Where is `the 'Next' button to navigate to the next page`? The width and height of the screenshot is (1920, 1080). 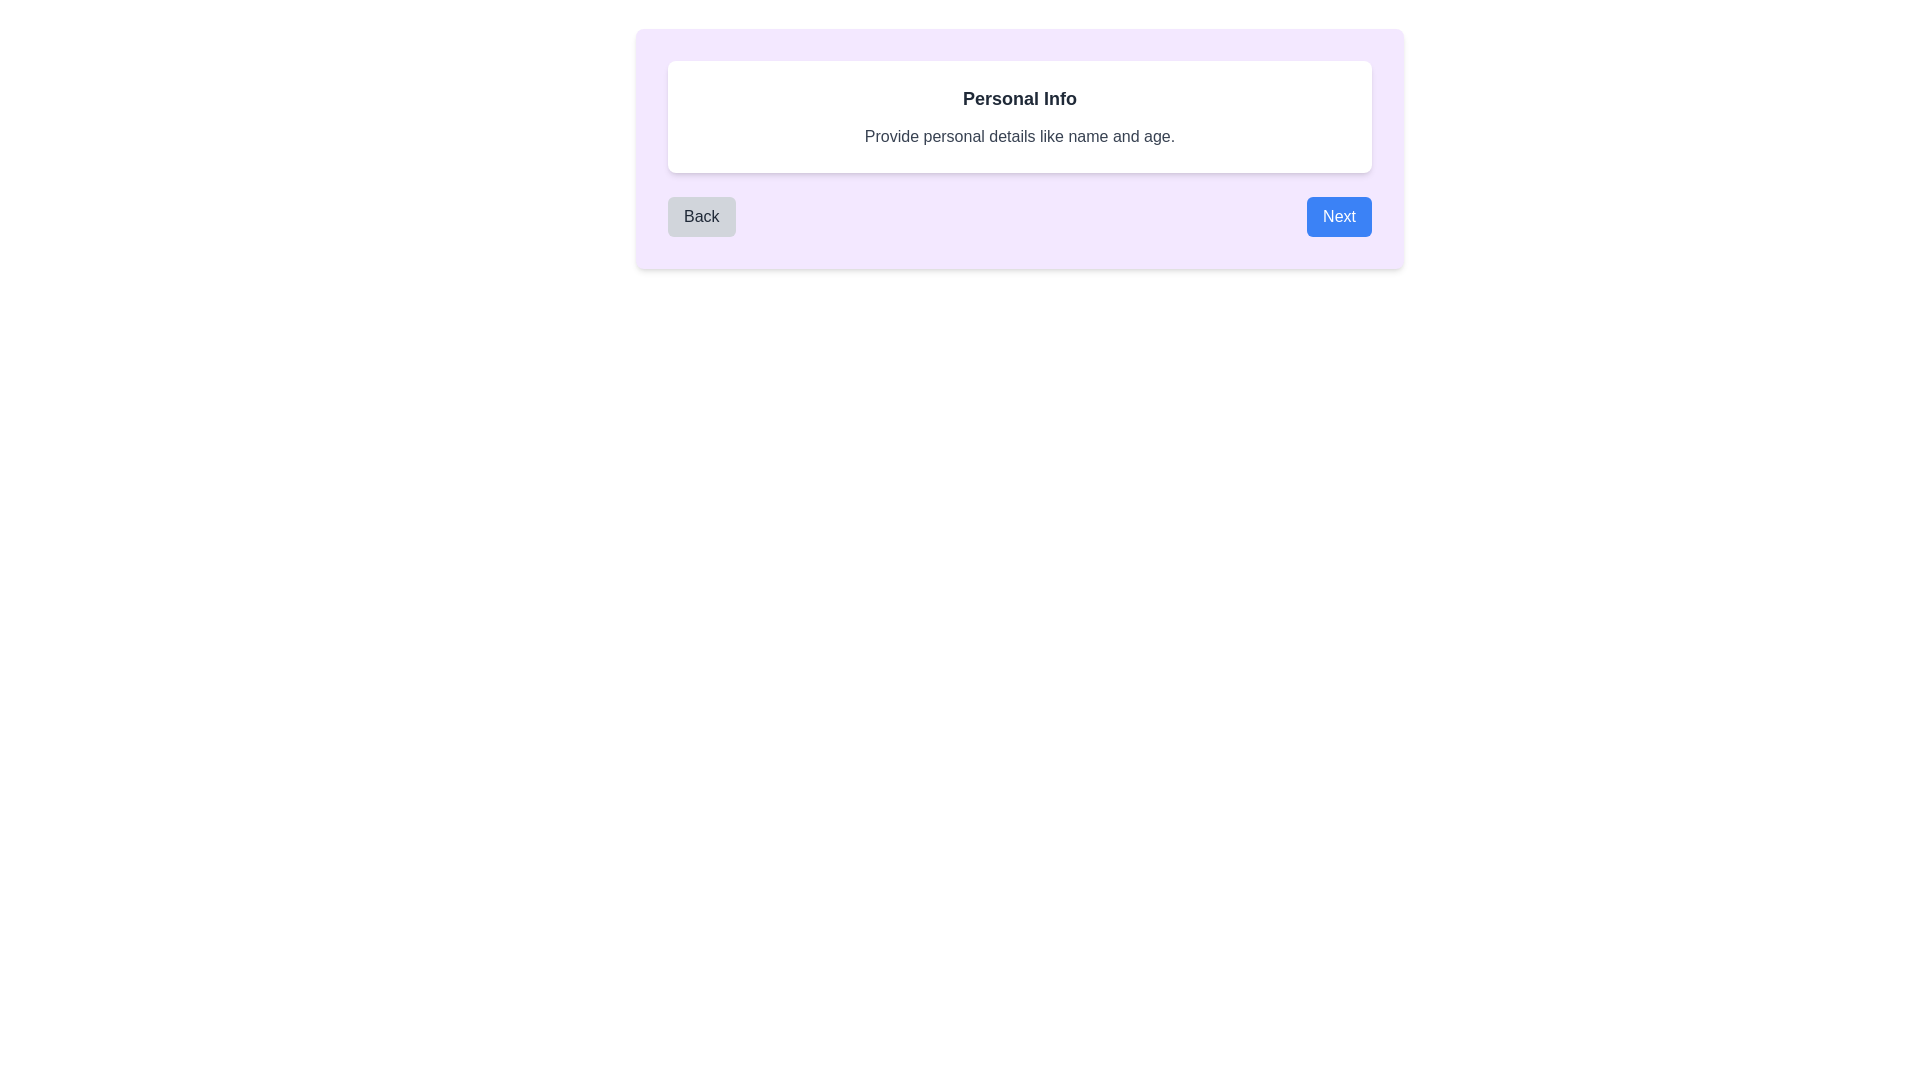
the 'Next' button to navigate to the next page is located at coordinates (1339, 216).